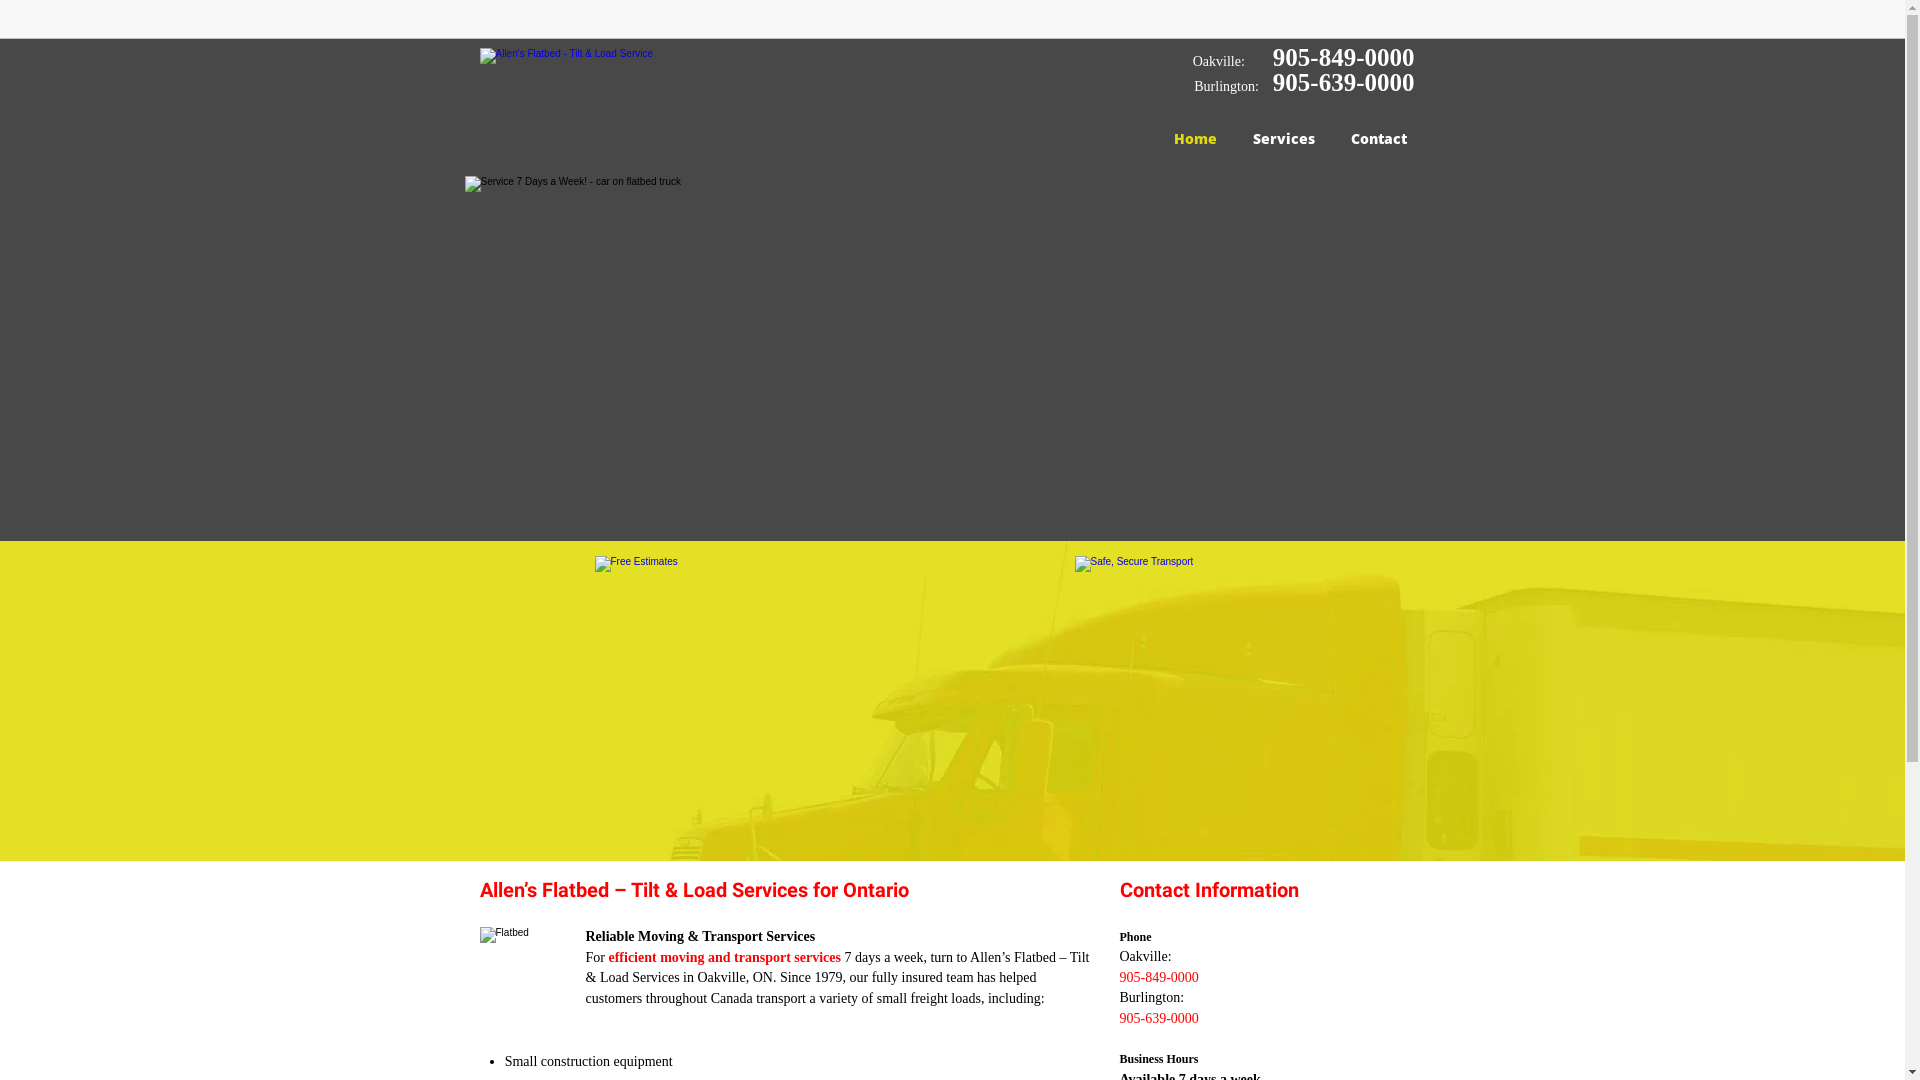 Image resolution: width=1920 pixels, height=1080 pixels. I want to click on 'Contact', so click(1331, 137).